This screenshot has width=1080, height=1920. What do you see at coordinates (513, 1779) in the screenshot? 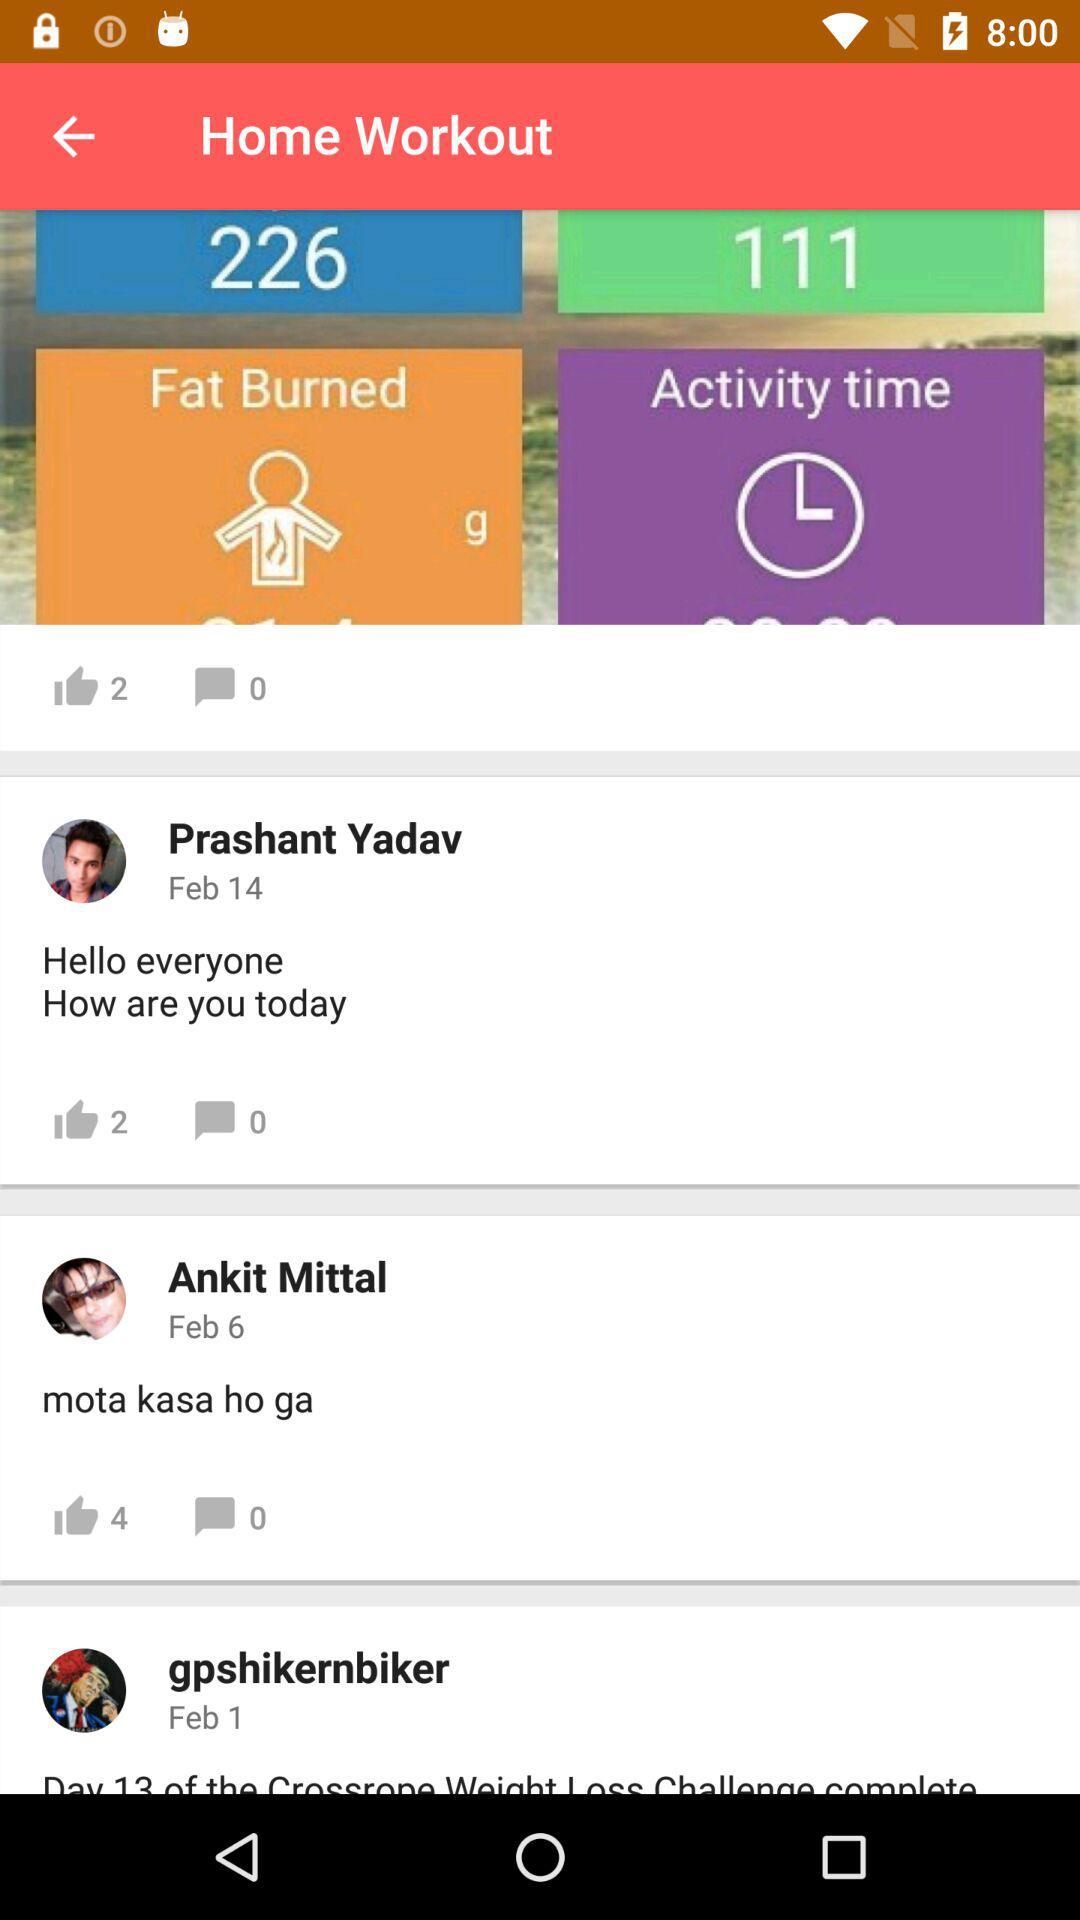
I see `day 13 of item` at bounding box center [513, 1779].